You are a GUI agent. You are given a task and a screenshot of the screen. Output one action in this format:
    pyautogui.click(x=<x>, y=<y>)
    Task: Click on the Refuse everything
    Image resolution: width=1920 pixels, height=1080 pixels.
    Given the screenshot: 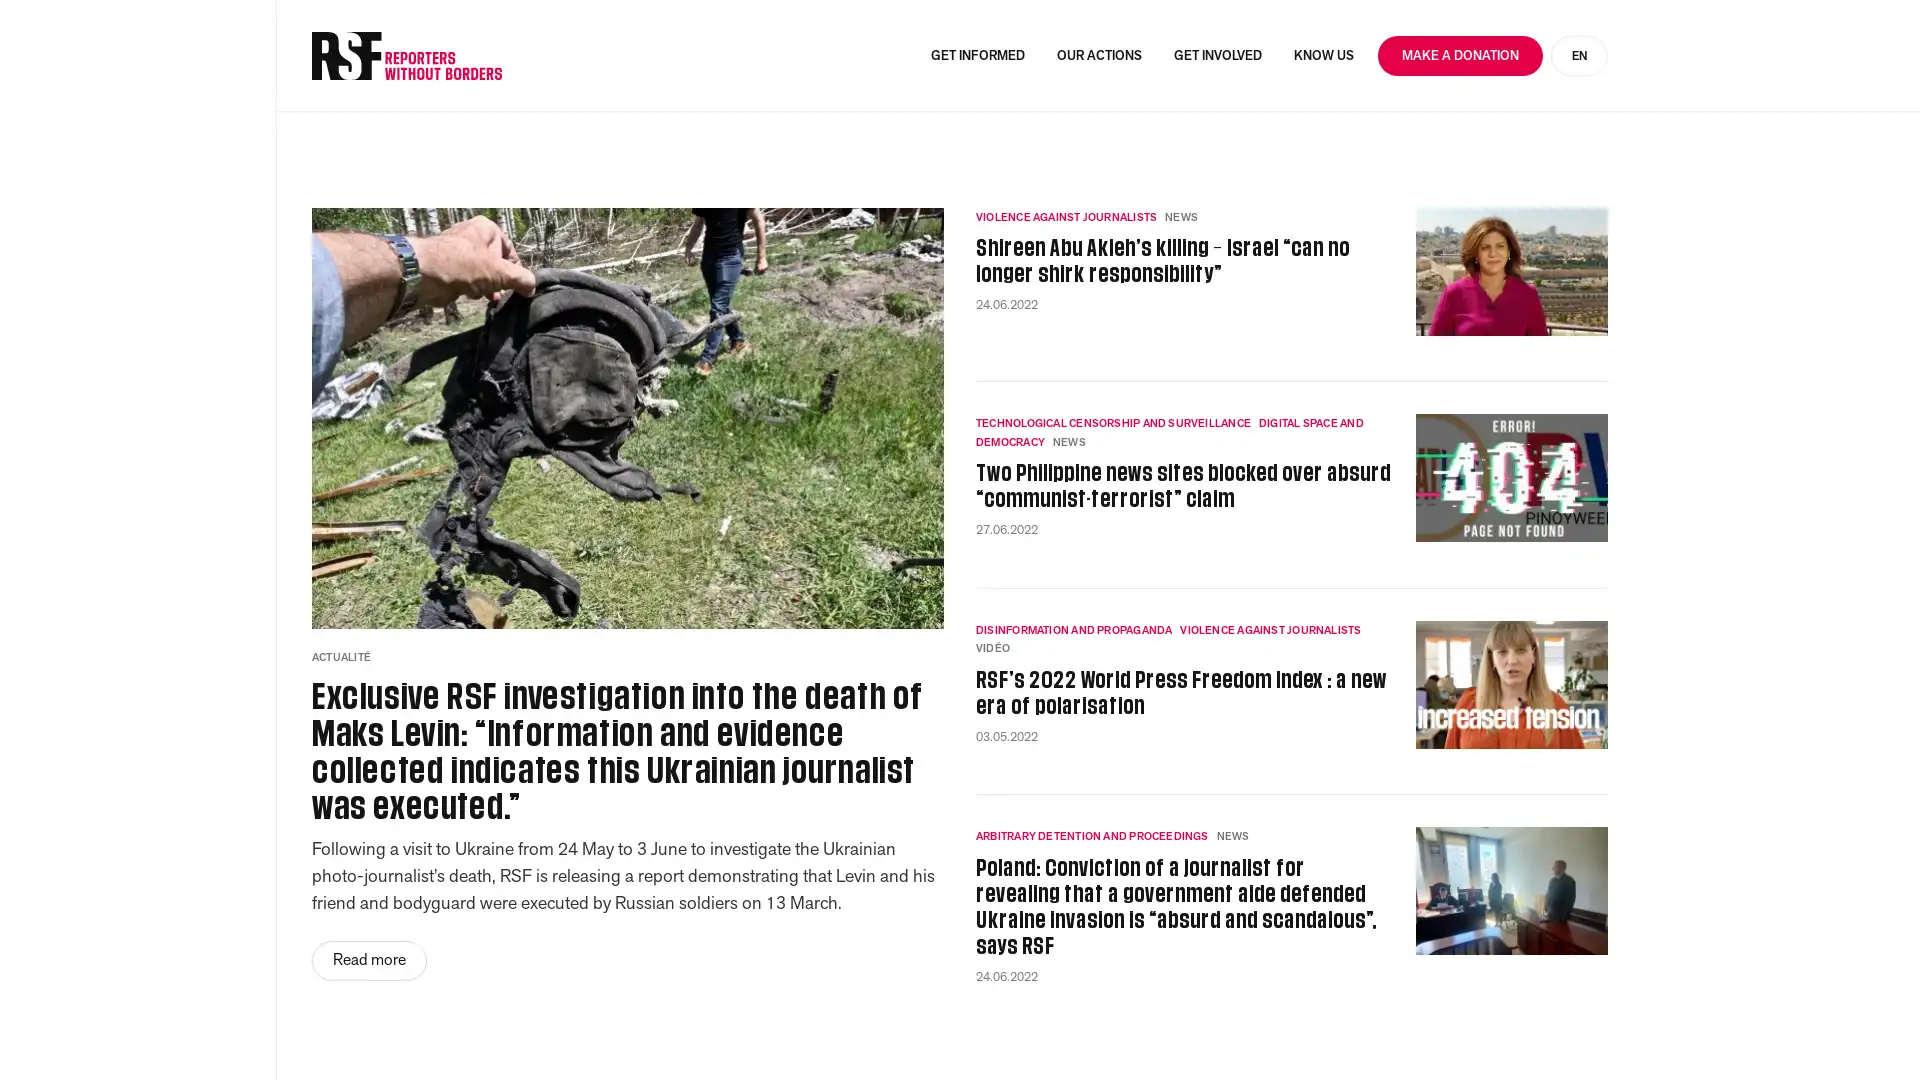 What is the action you would take?
    pyautogui.click(x=1427, y=1028)
    